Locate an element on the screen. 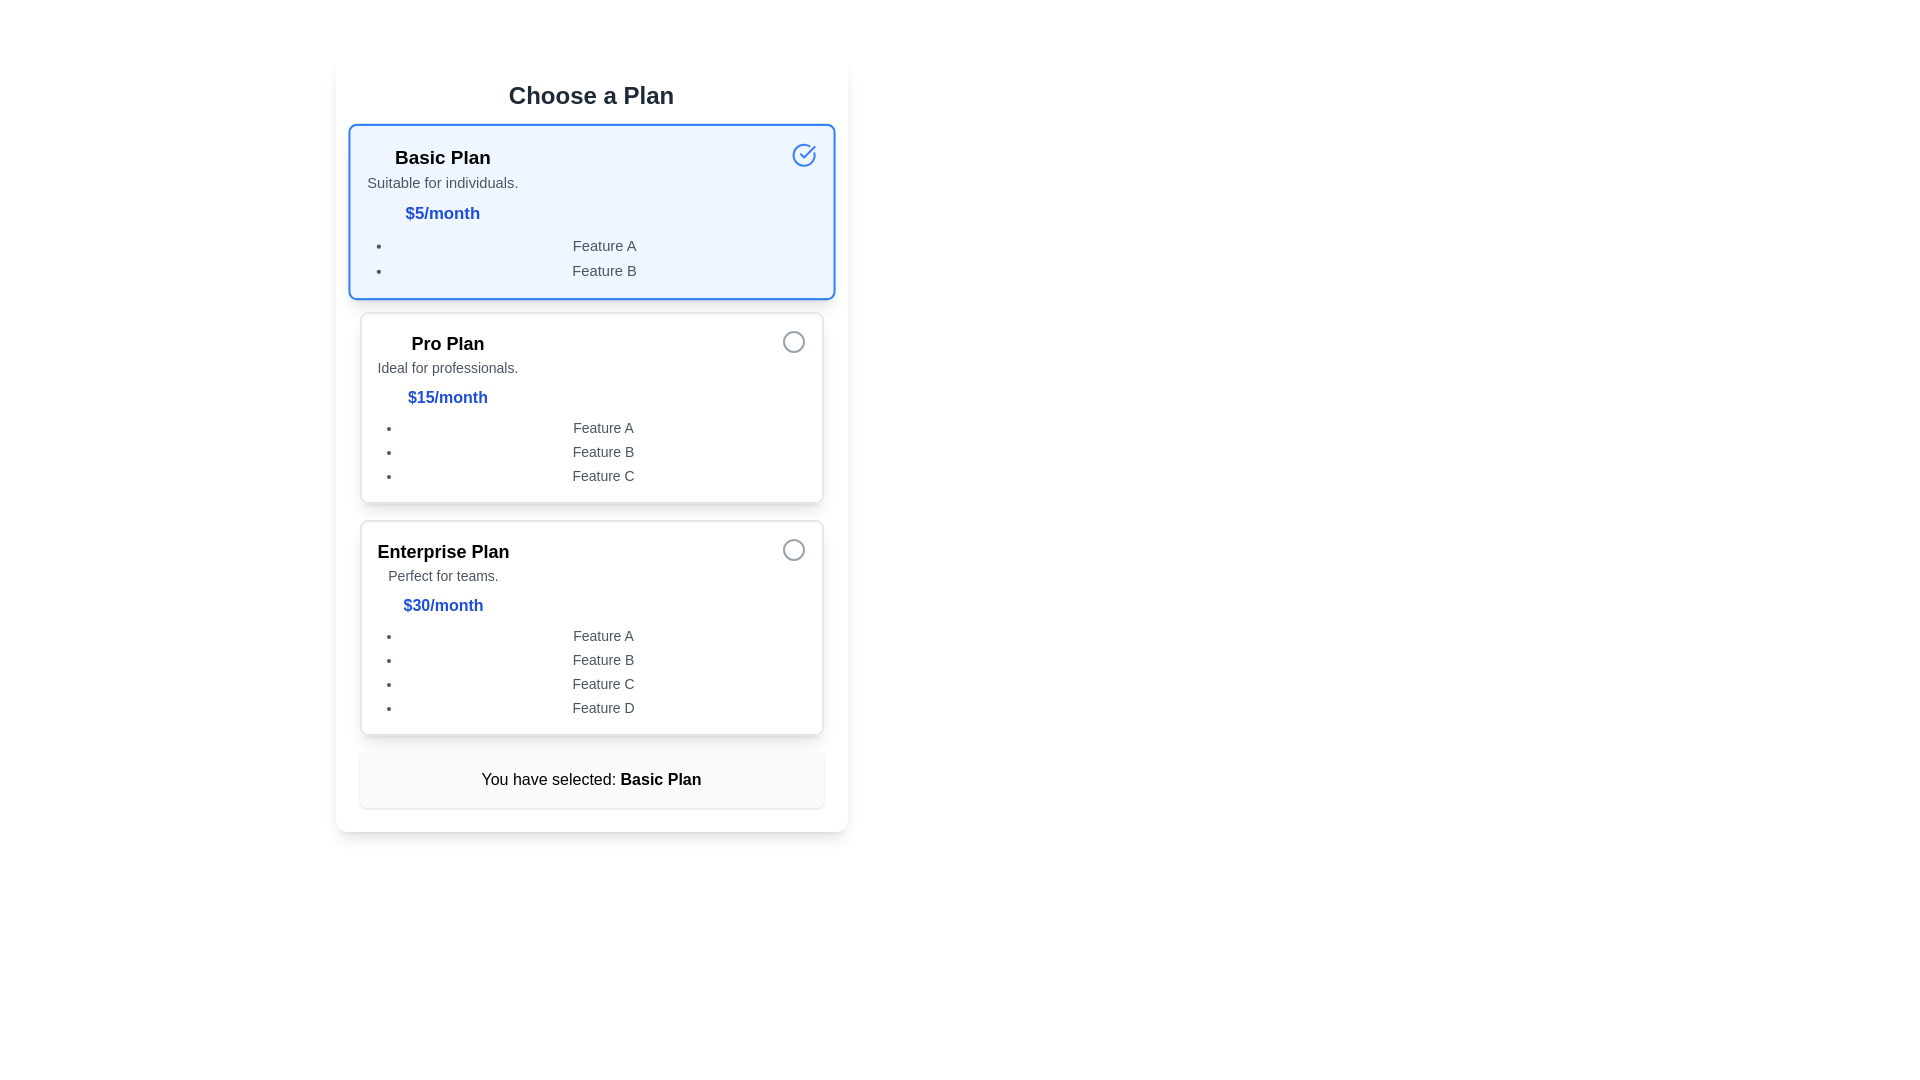  the visual feedback of the gray circular radio button located at the top-right corner of the card under 'Pro Plan' is located at coordinates (792, 341).